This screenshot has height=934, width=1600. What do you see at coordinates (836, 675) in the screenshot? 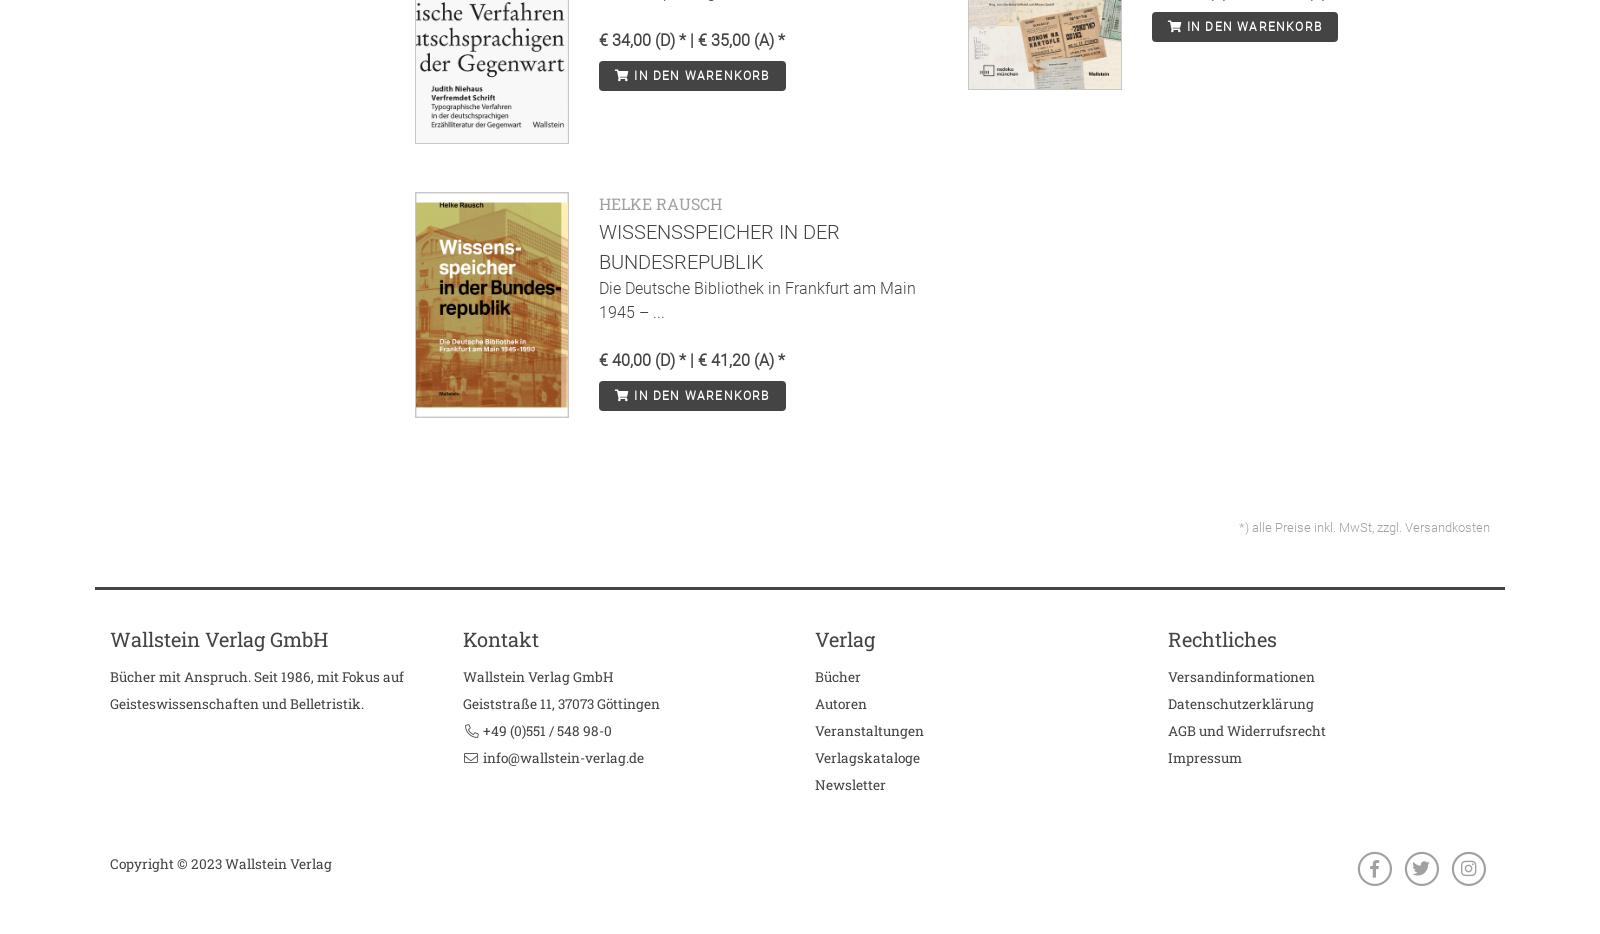
I see `'Bücher'` at bounding box center [836, 675].